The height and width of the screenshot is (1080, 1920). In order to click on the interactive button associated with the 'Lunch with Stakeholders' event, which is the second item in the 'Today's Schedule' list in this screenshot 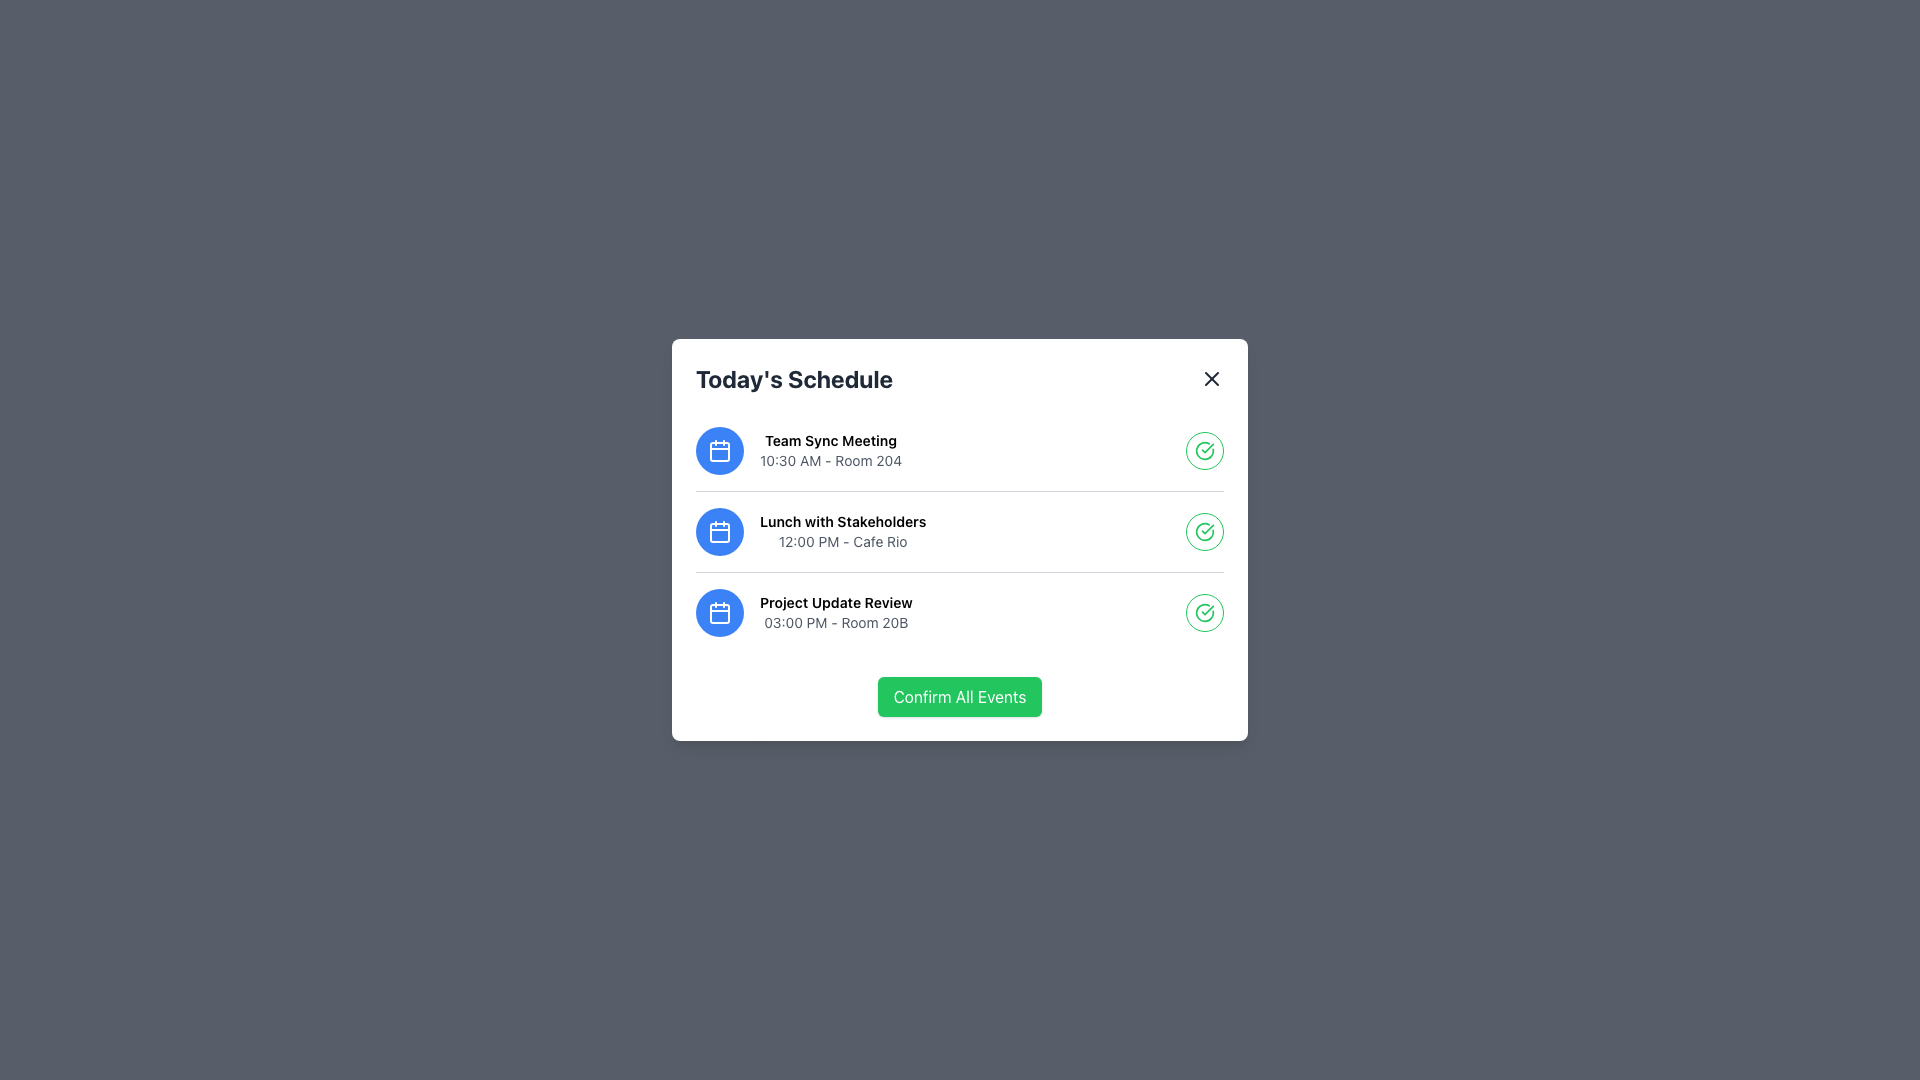, I will do `click(960, 531)`.